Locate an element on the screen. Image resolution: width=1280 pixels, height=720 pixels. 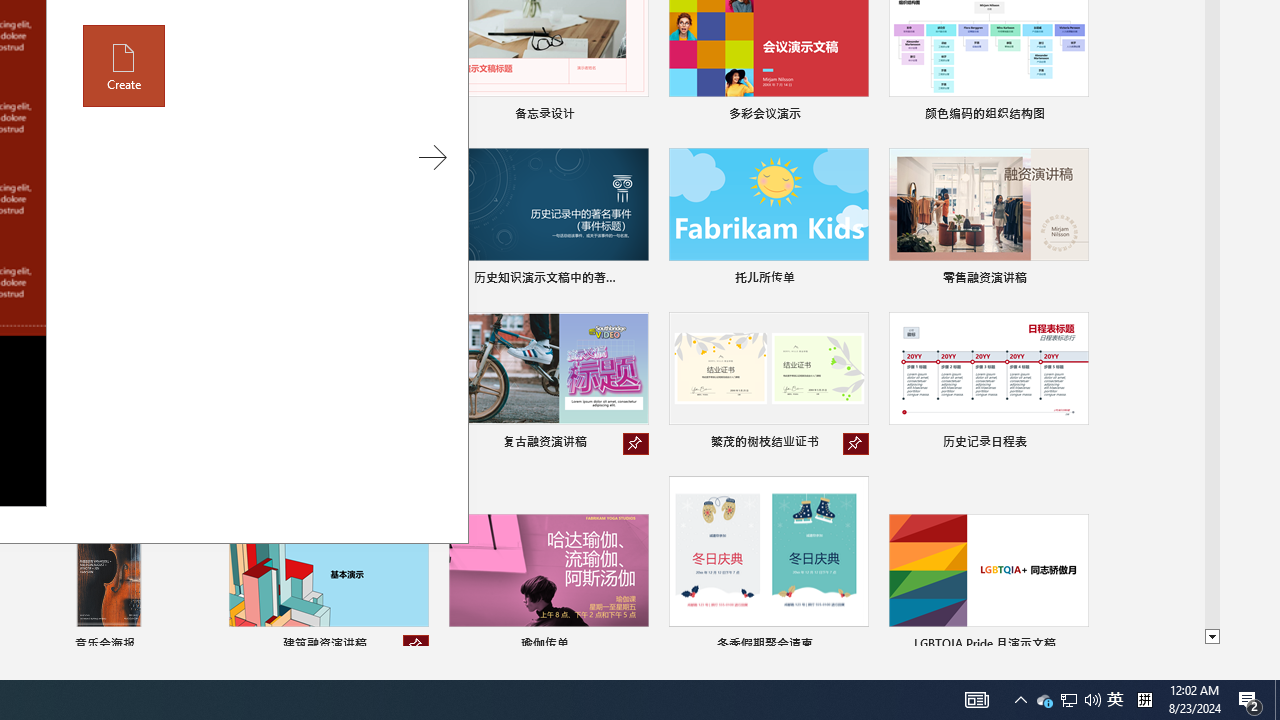
'Pin to list' is located at coordinates (1074, 645).